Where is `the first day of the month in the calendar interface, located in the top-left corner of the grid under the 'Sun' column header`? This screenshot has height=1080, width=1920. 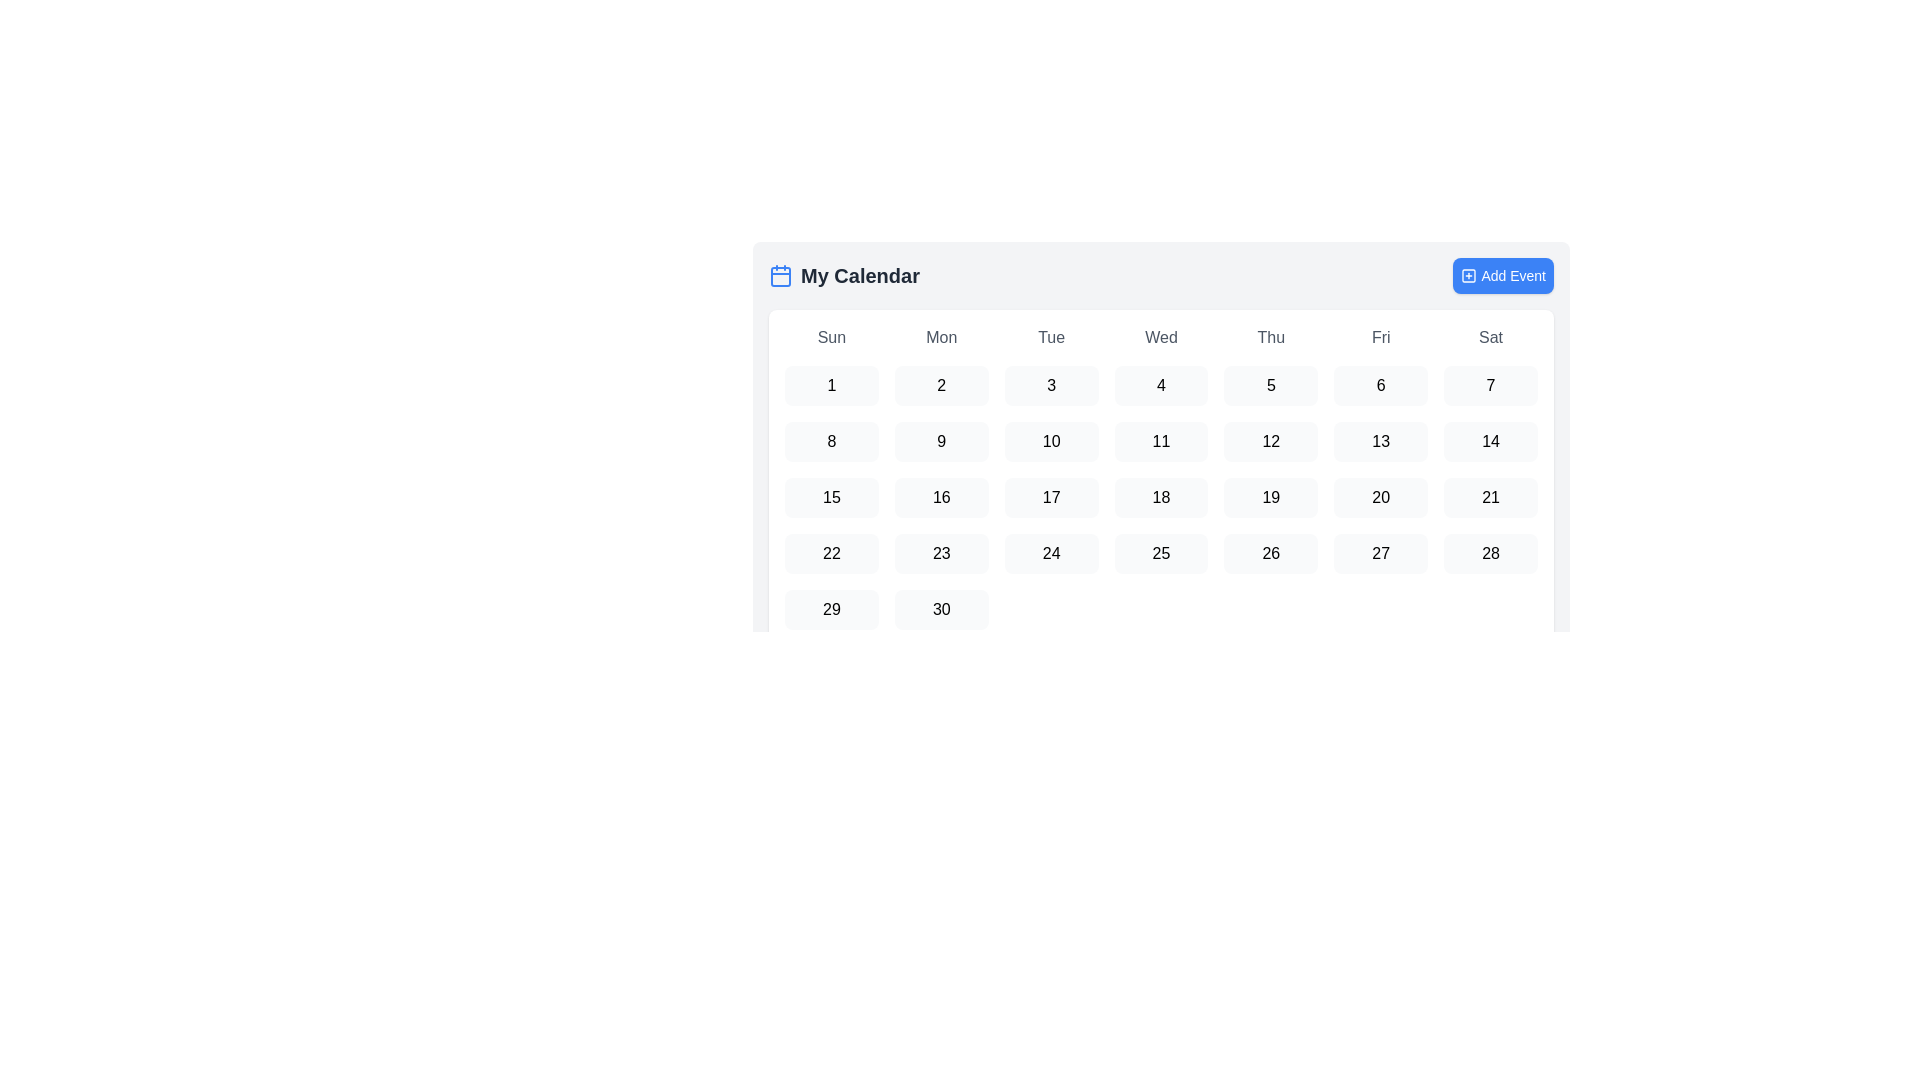 the first day of the month in the calendar interface, located in the top-left corner of the grid under the 'Sun' column header is located at coordinates (831, 385).